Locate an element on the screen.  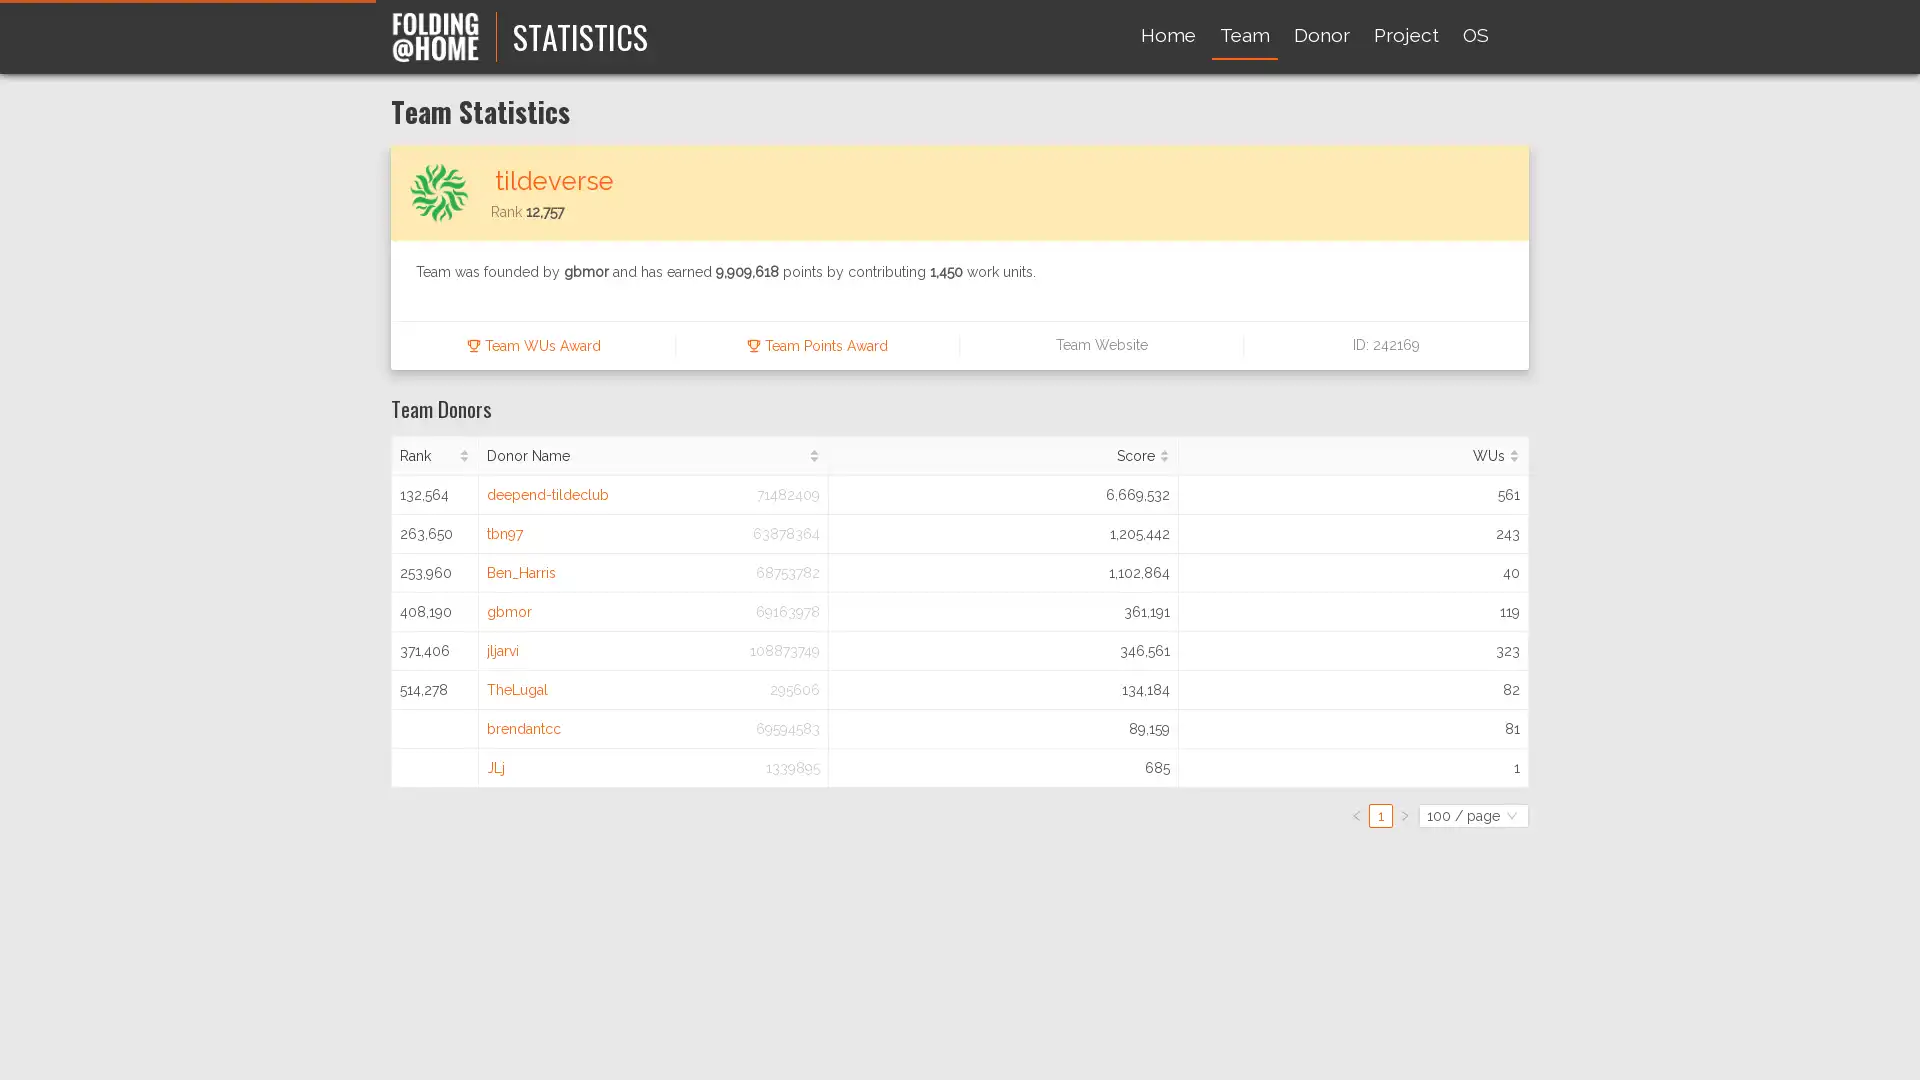
right is located at coordinates (1404, 814).